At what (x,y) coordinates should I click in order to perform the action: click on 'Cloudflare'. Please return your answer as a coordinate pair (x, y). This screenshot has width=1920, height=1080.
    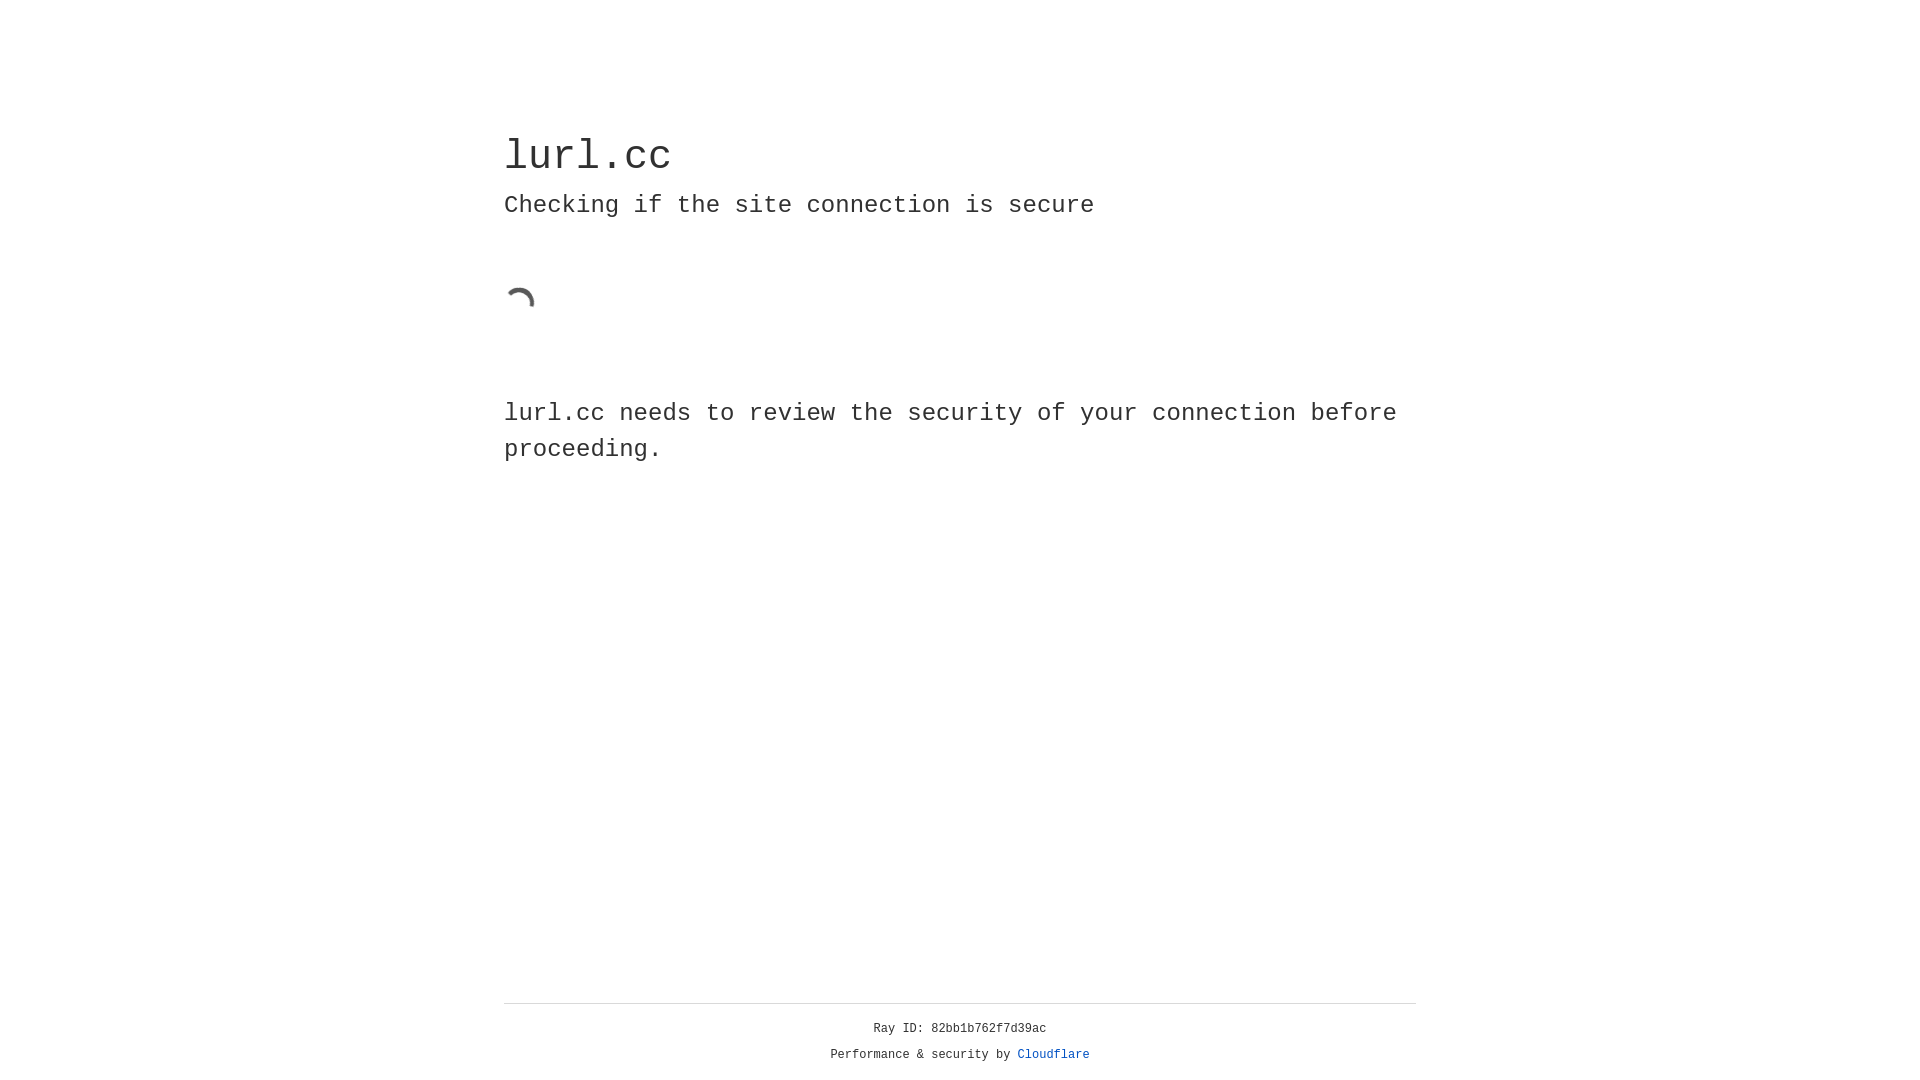
    Looking at the image, I should click on (1053, 1054).